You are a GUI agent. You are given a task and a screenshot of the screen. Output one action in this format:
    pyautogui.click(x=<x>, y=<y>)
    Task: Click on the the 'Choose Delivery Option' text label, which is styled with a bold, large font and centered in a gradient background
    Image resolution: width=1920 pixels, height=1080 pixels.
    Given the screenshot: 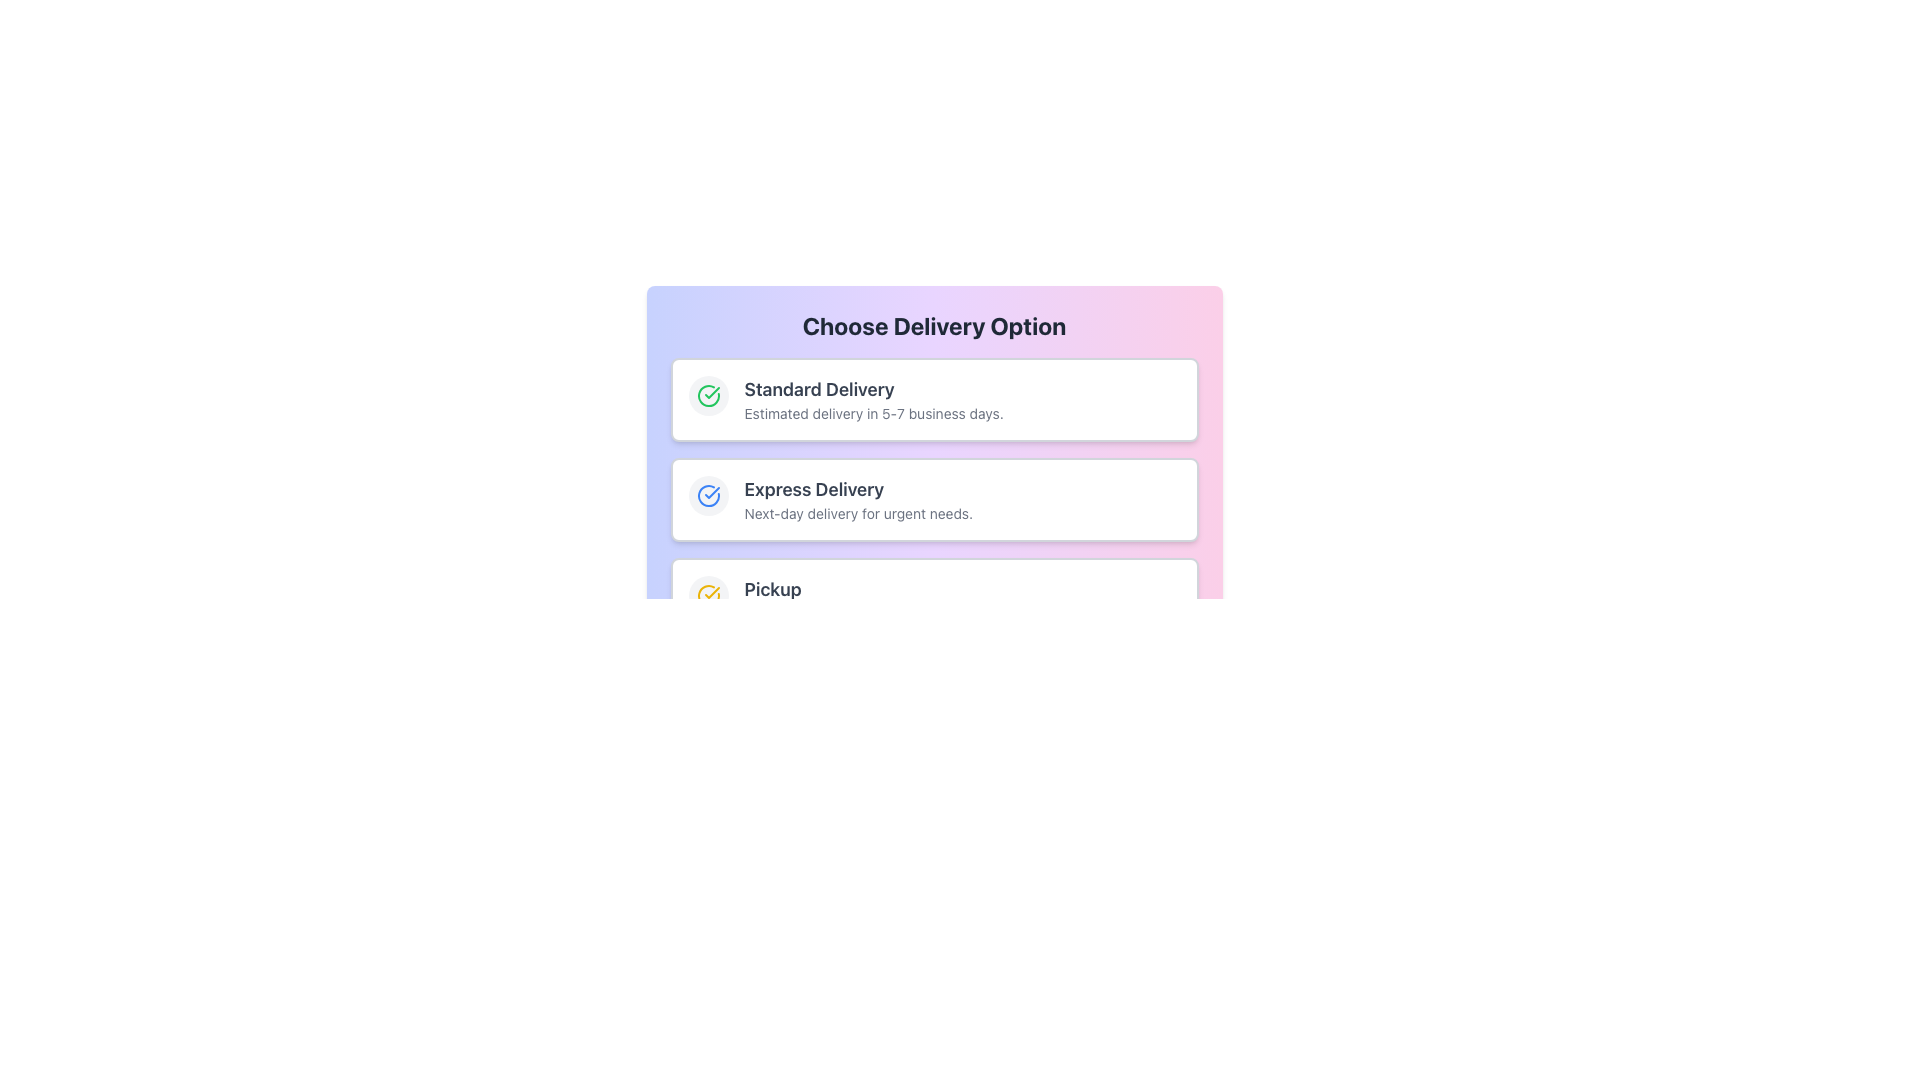 What is the action you would take?
    pyautogui.click(x=933, y=325)
    